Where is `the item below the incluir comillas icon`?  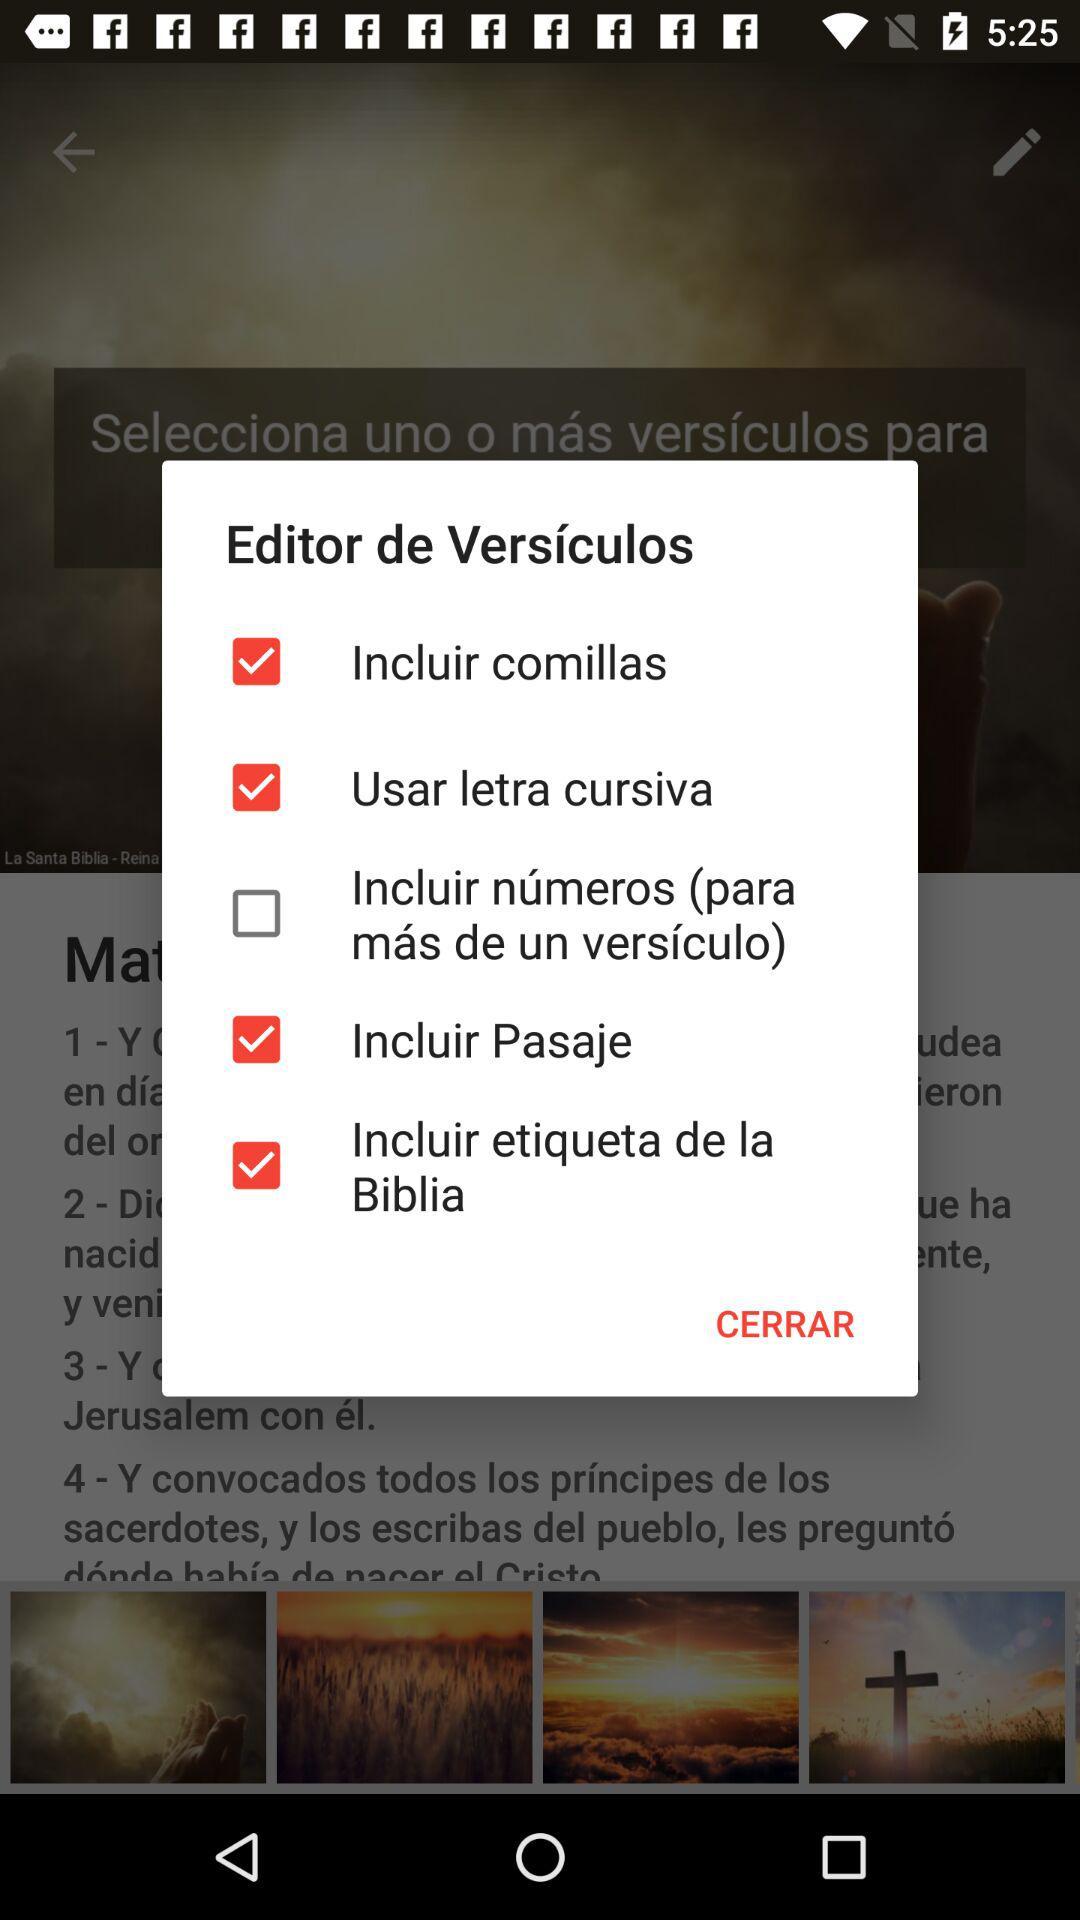 the item below the incluir comillas icon is located at coordinates (540, 786).